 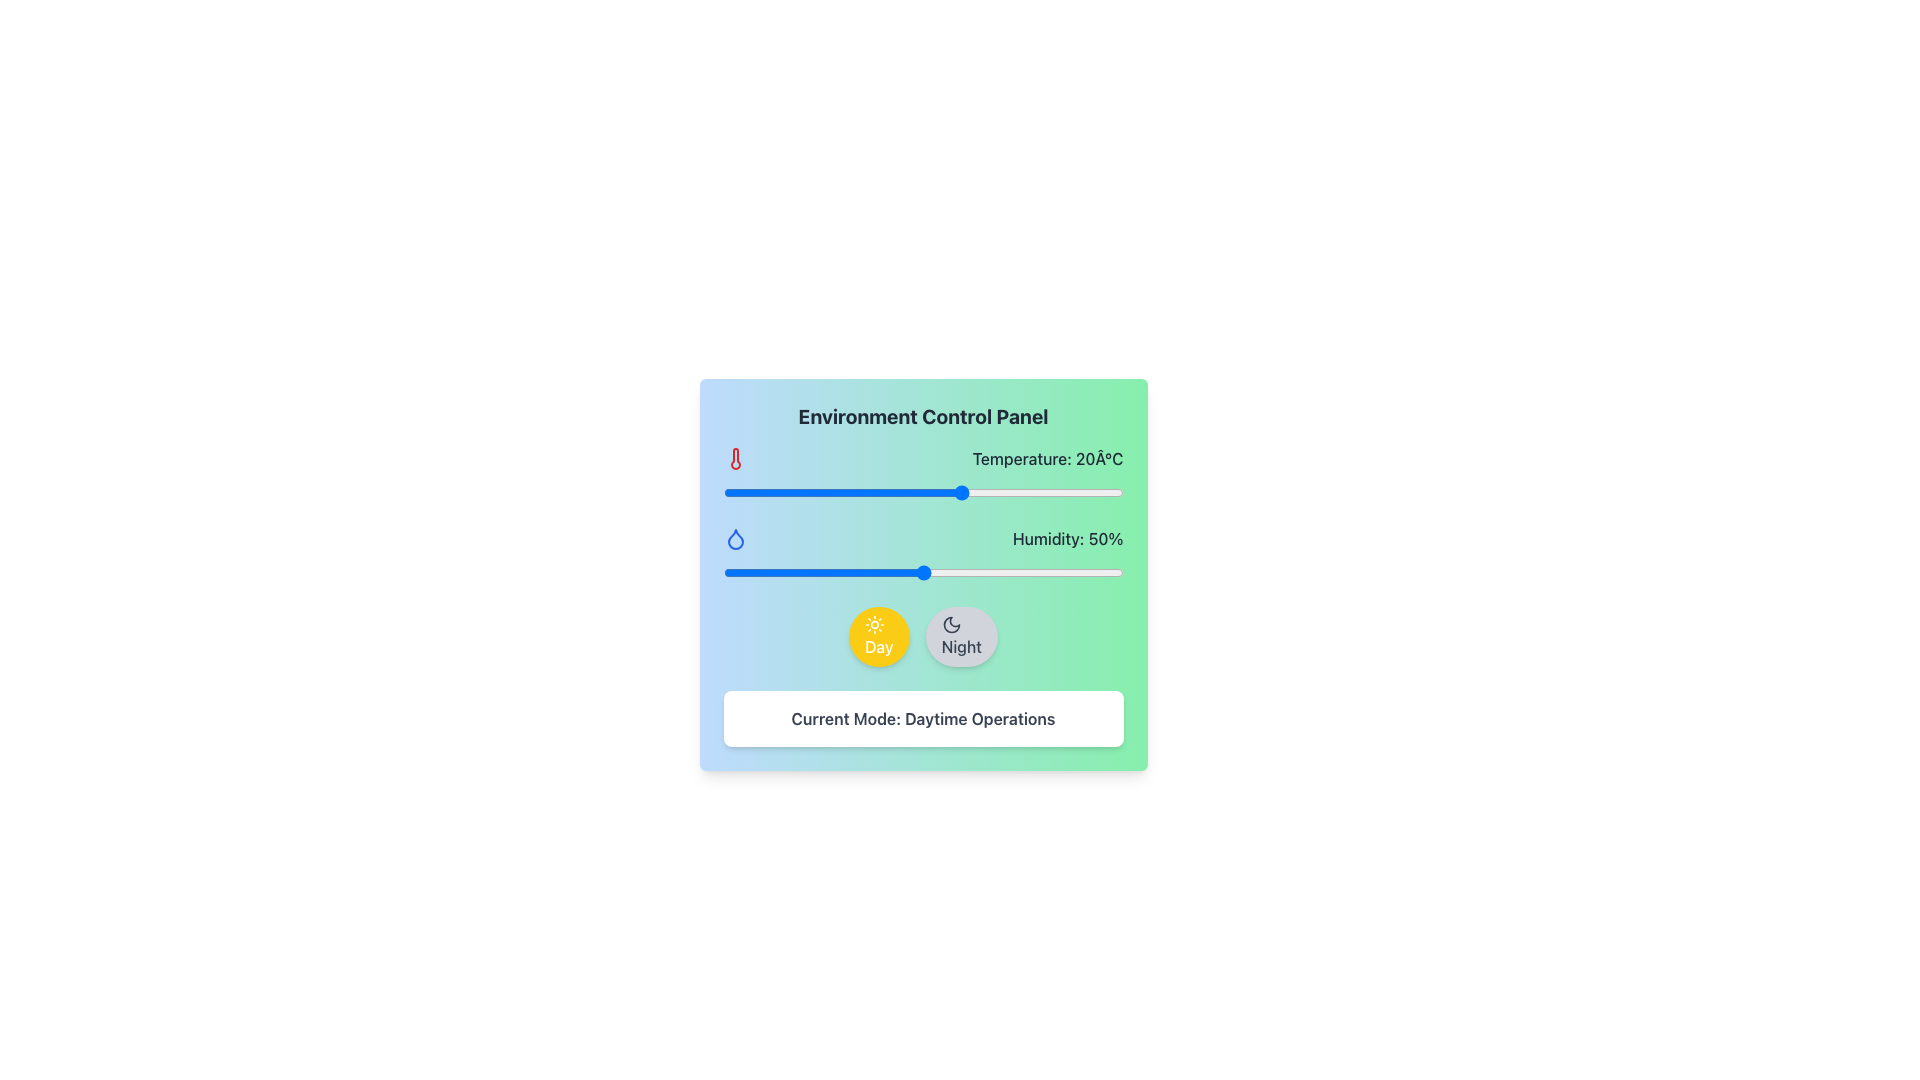 I want to click on the humidity level, so click(x=967, y=573).